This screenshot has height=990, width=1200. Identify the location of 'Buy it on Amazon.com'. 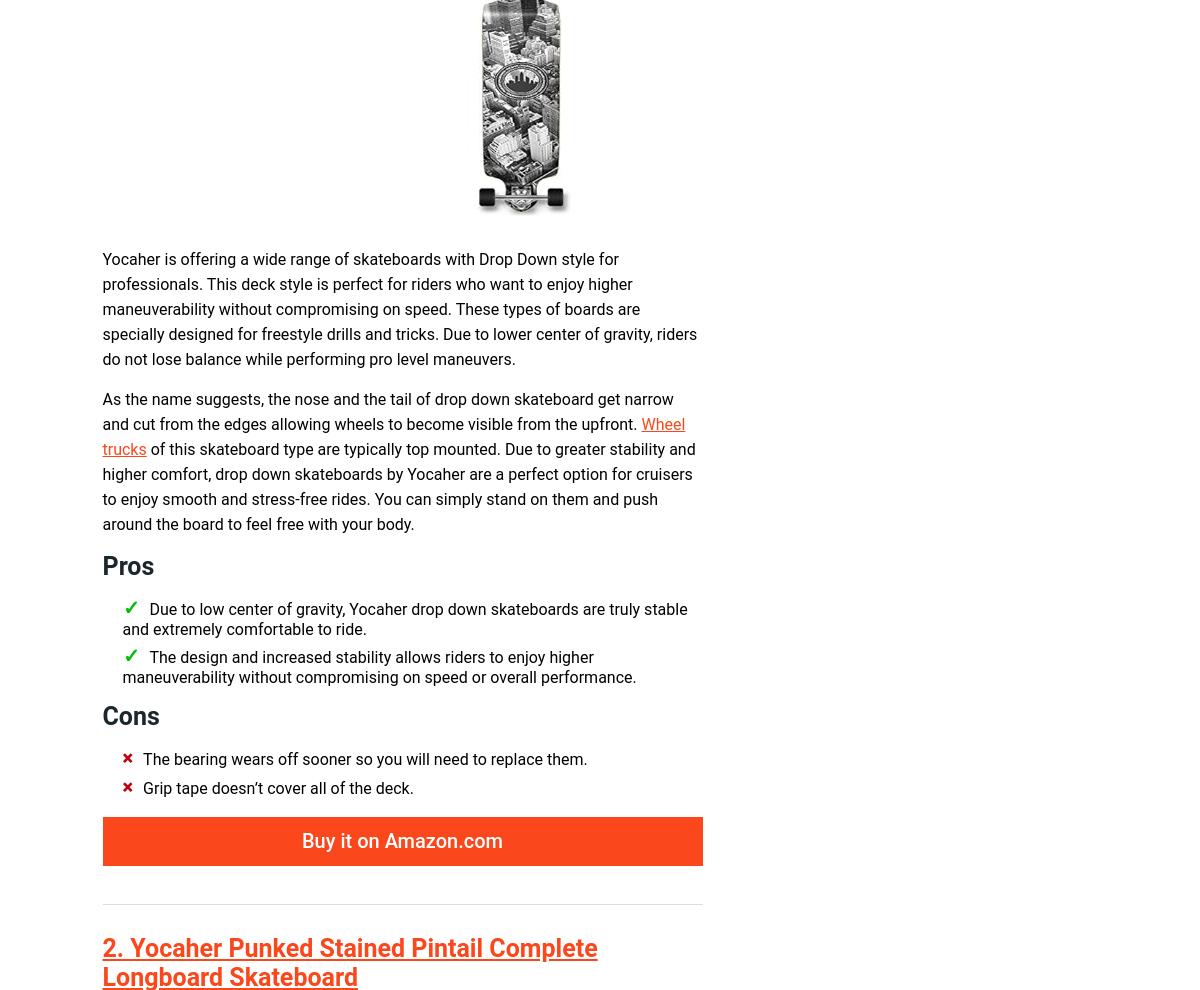
(402, 840).